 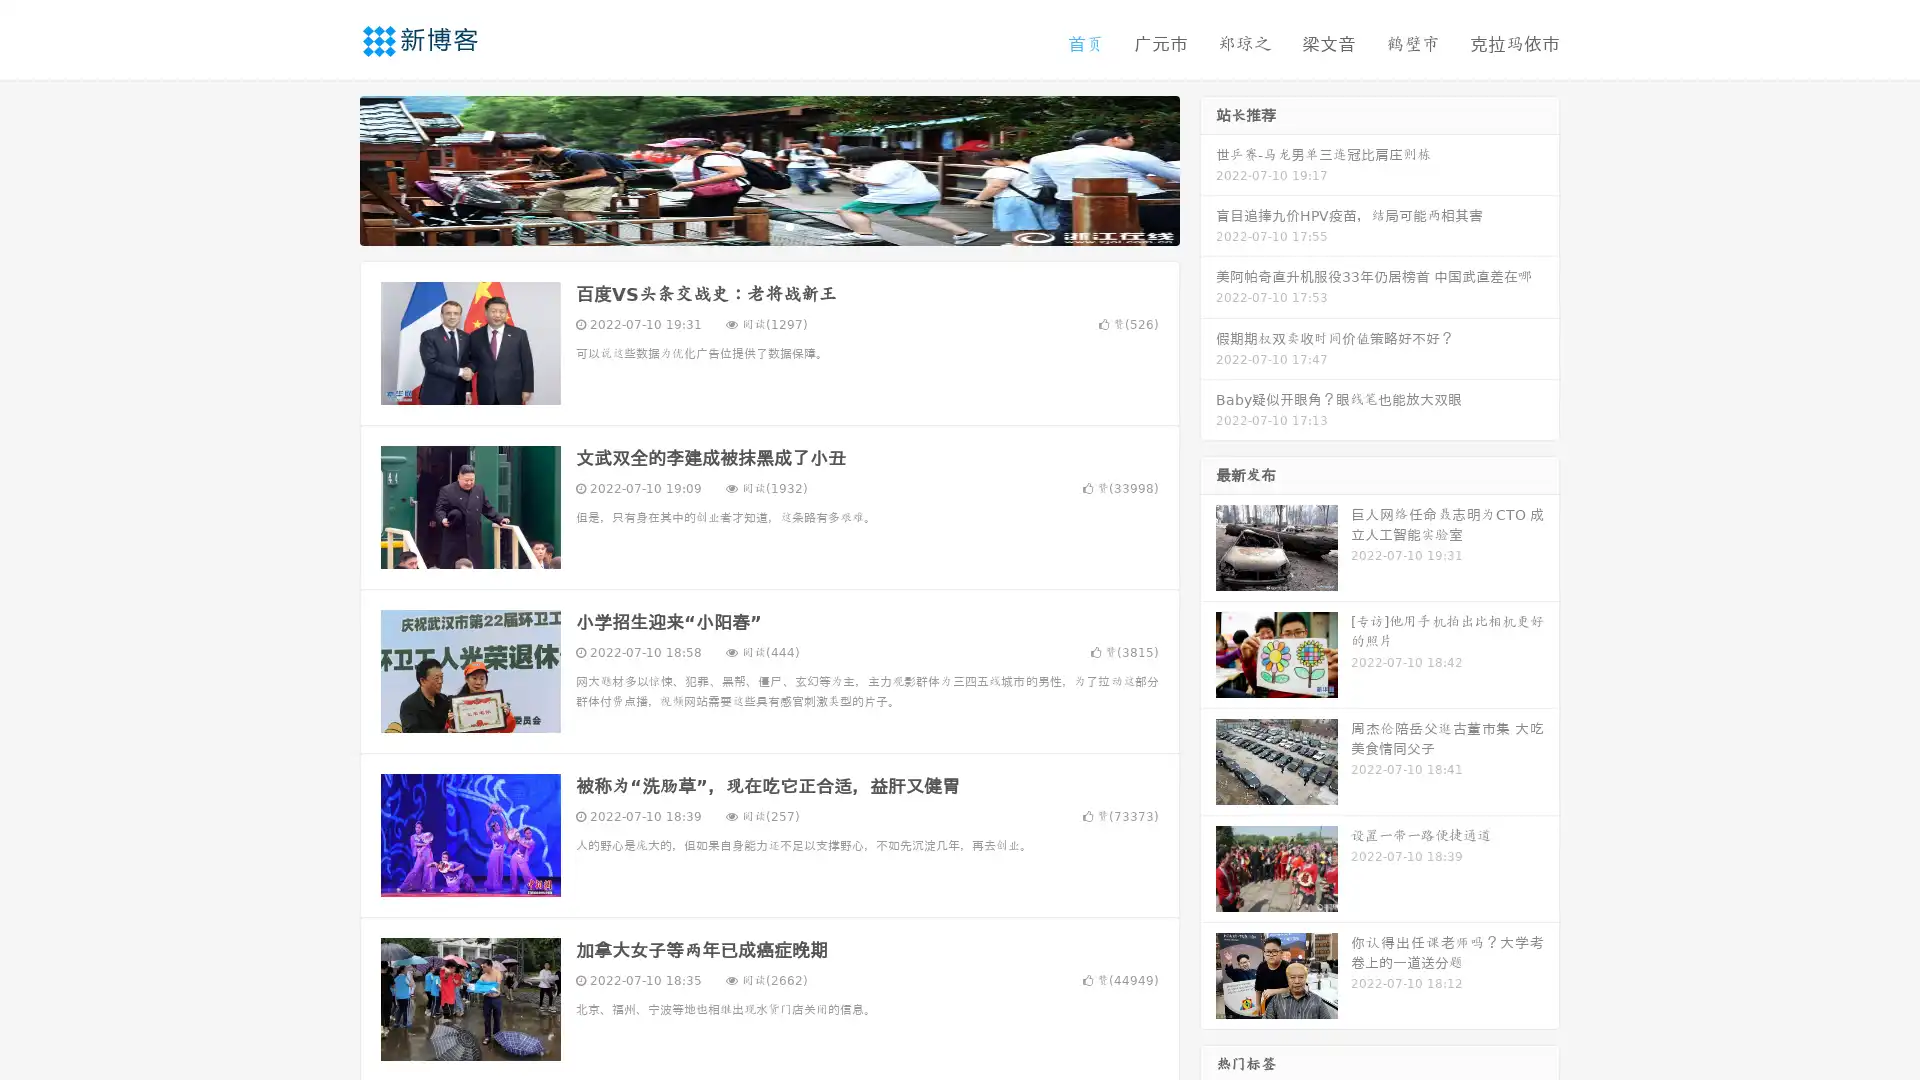 What do you see at coordinates (748, 225) in the screenshot?
I see `Go to slide 1` at bounding box center [748, 225].